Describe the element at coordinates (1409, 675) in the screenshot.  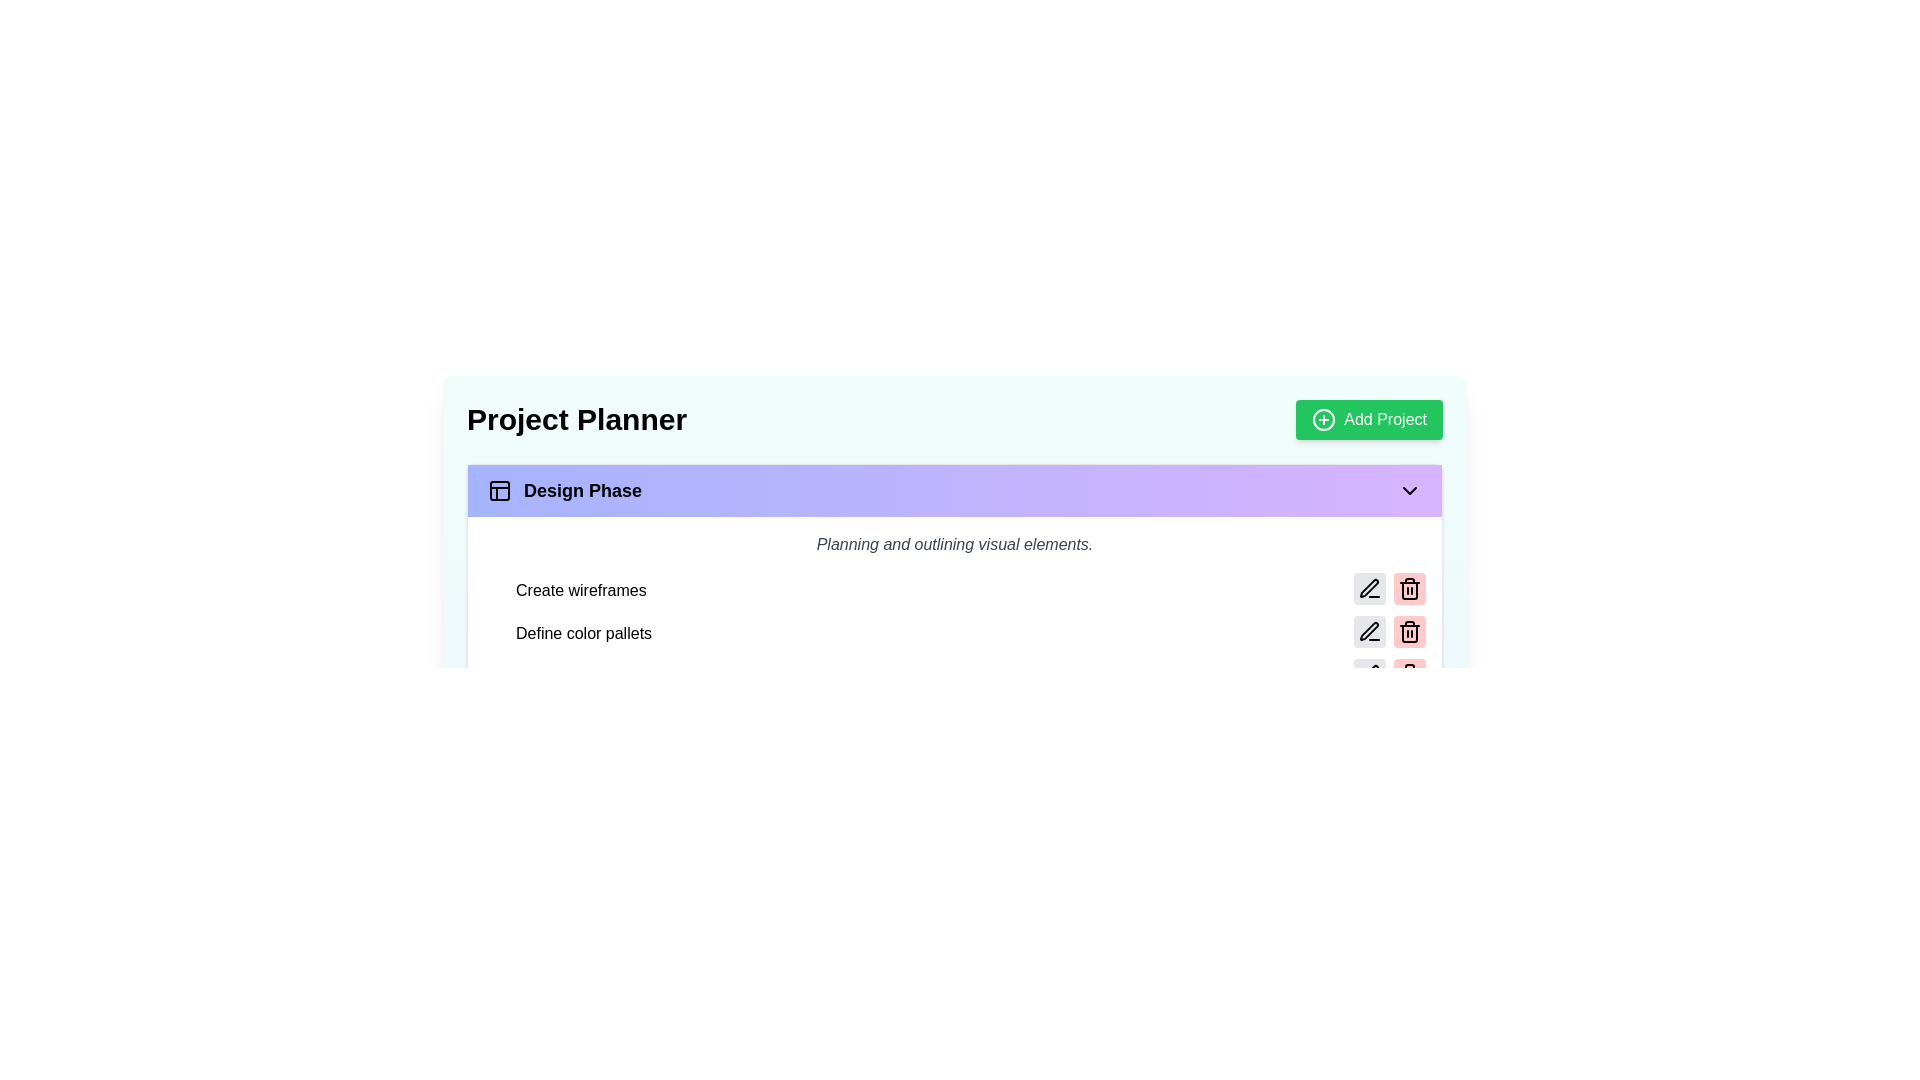
I see `the delete button located to the right of the task list entry` at that location.